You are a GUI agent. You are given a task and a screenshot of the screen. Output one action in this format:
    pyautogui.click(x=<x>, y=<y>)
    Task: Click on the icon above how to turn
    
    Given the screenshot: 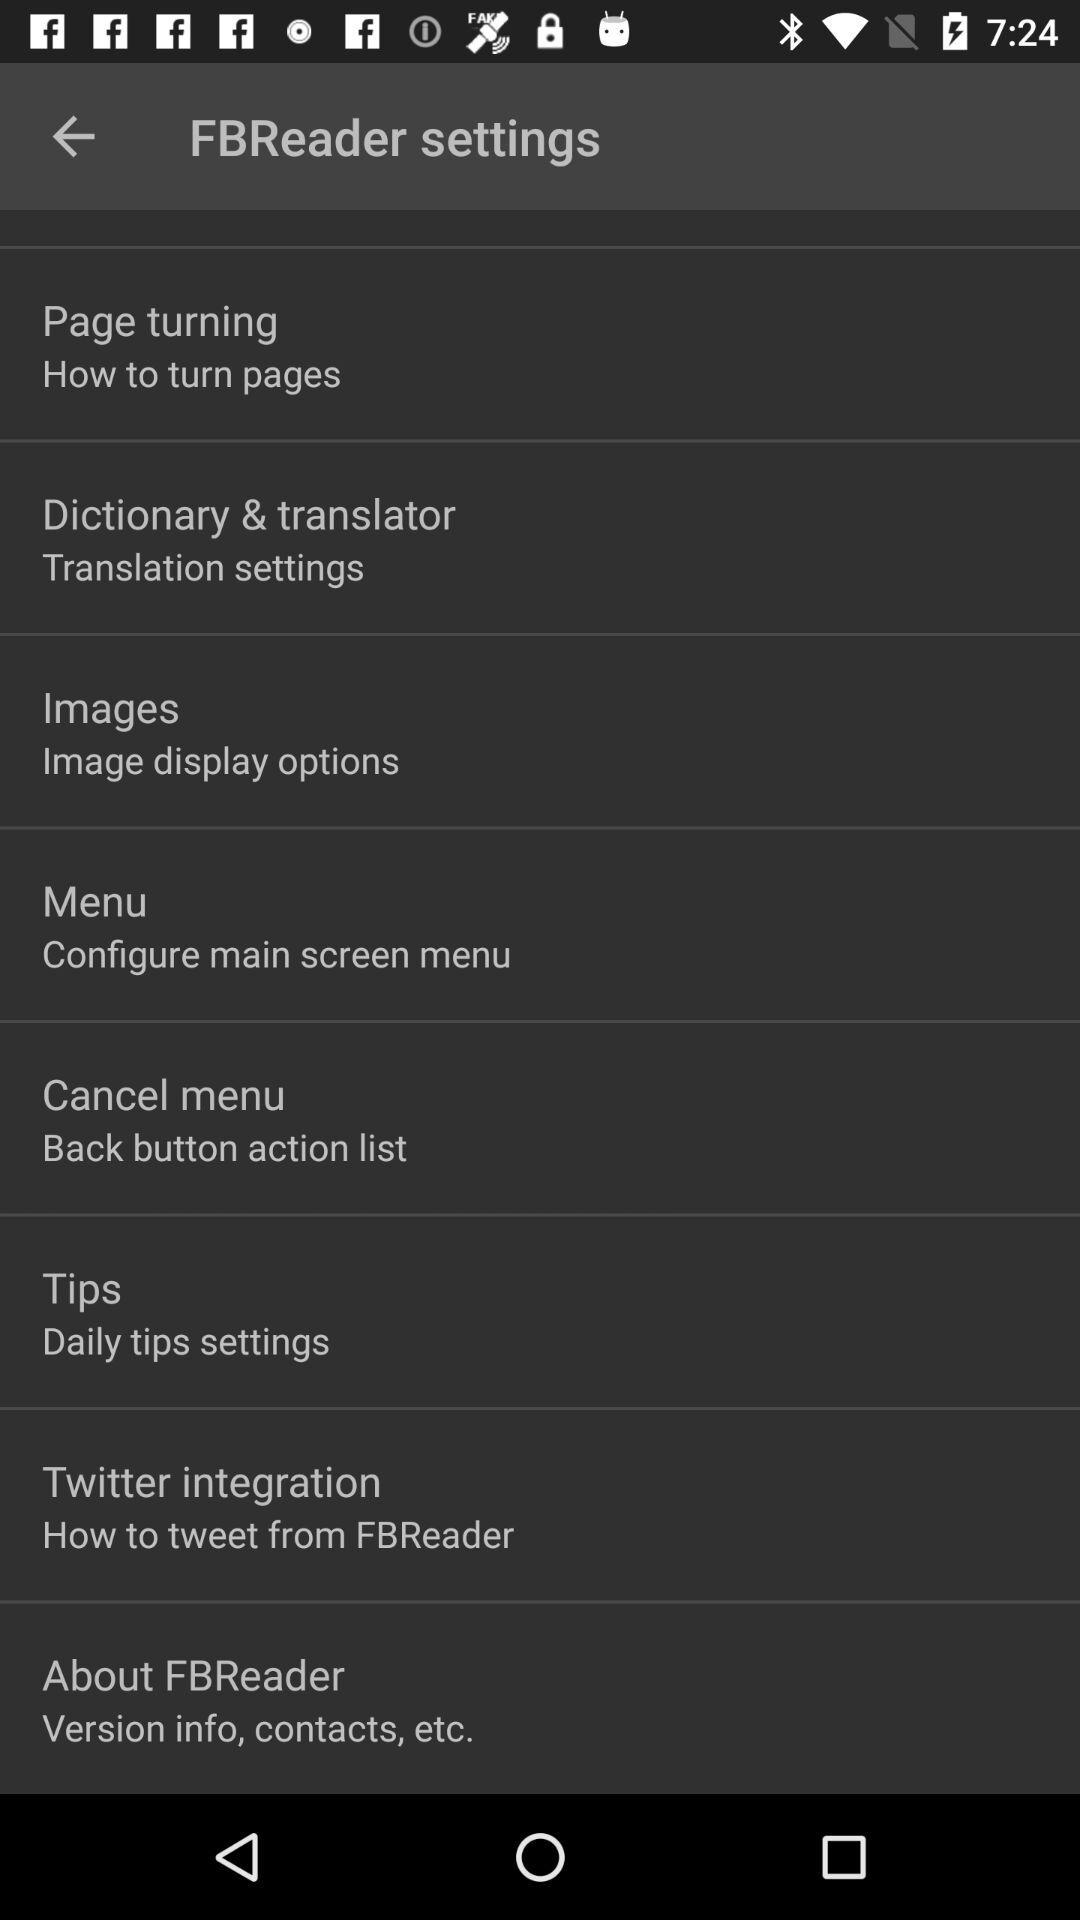 What is the action you would take?
    pyautogui.click(x=159, y=318)
    